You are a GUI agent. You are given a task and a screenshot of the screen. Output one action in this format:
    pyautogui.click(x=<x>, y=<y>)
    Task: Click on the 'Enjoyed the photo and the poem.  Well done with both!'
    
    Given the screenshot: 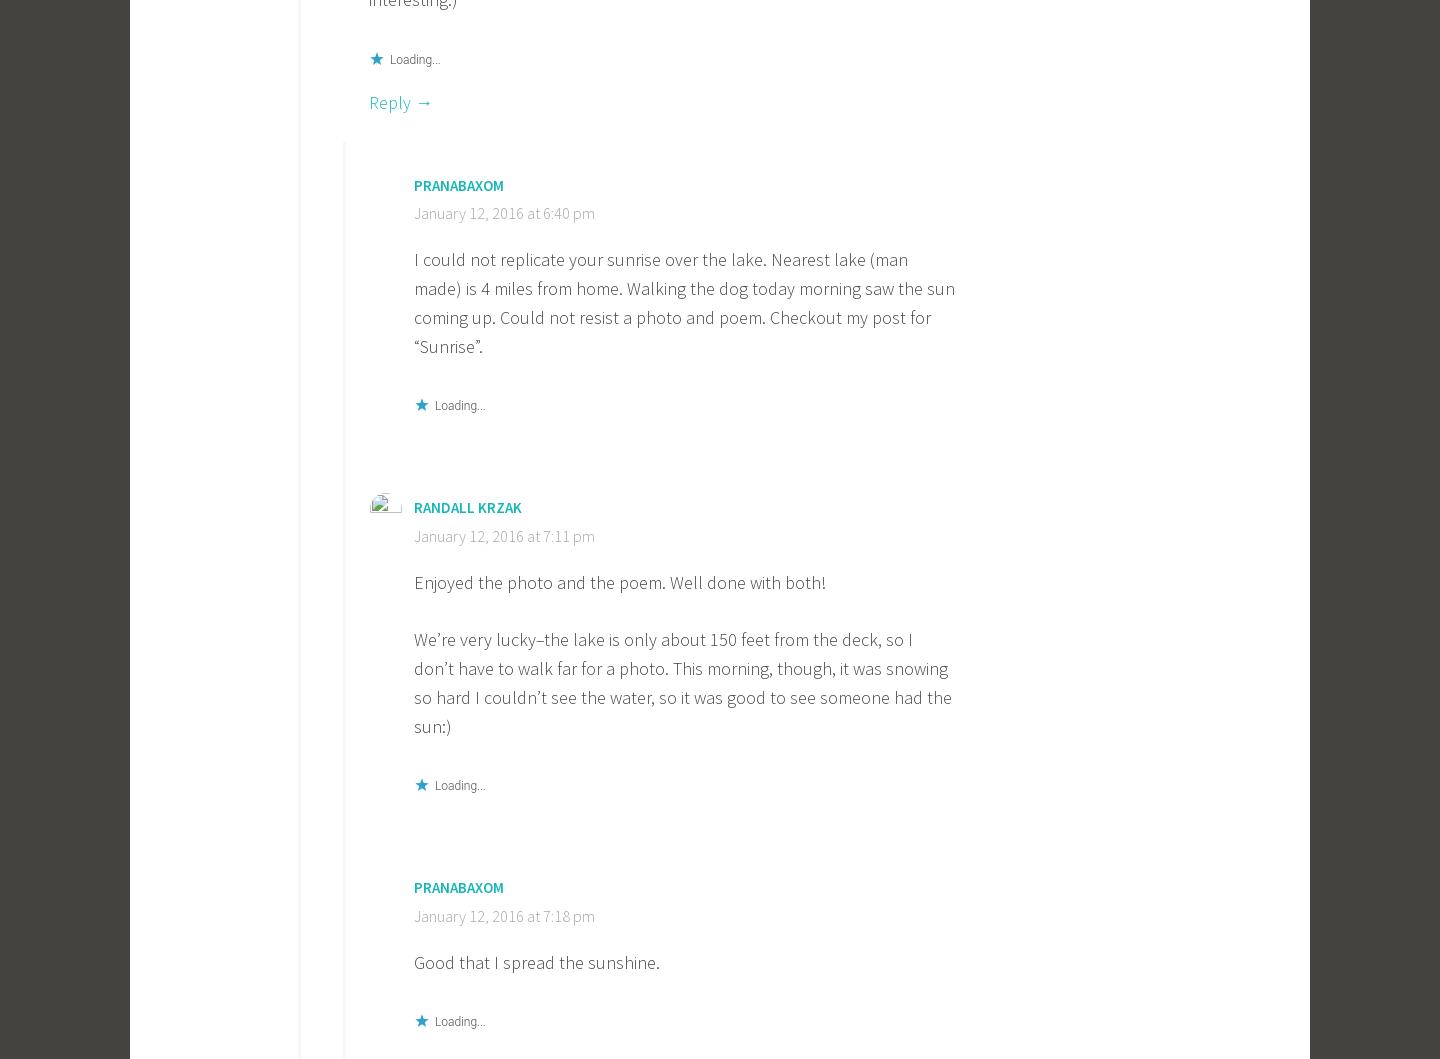 What is the action you would take?
    pyautogui.click(x=619, y=580)
    